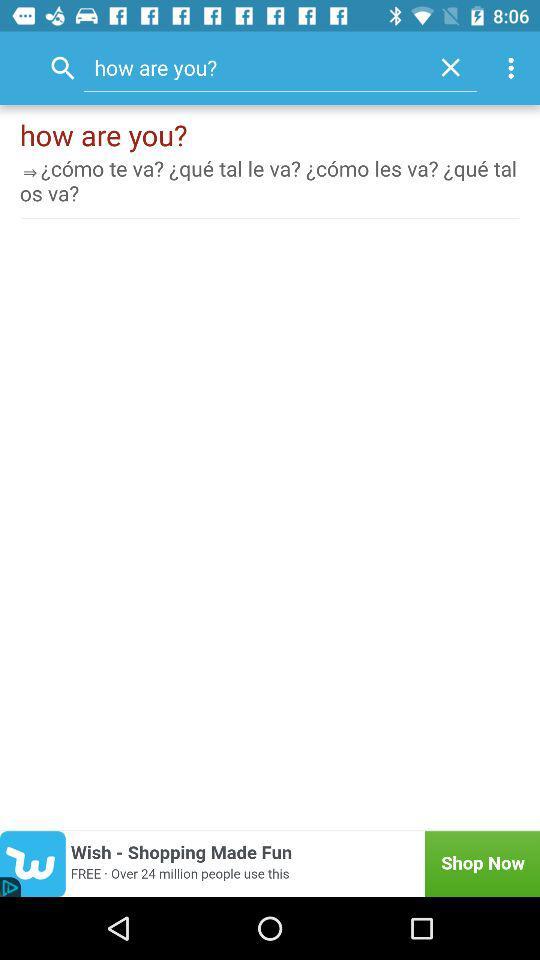 The height and width of the screenshot is (960, 540). Describe the element at coordinates (450, 67) in the screenshot. I see `item next to how are you? icon` at that location.